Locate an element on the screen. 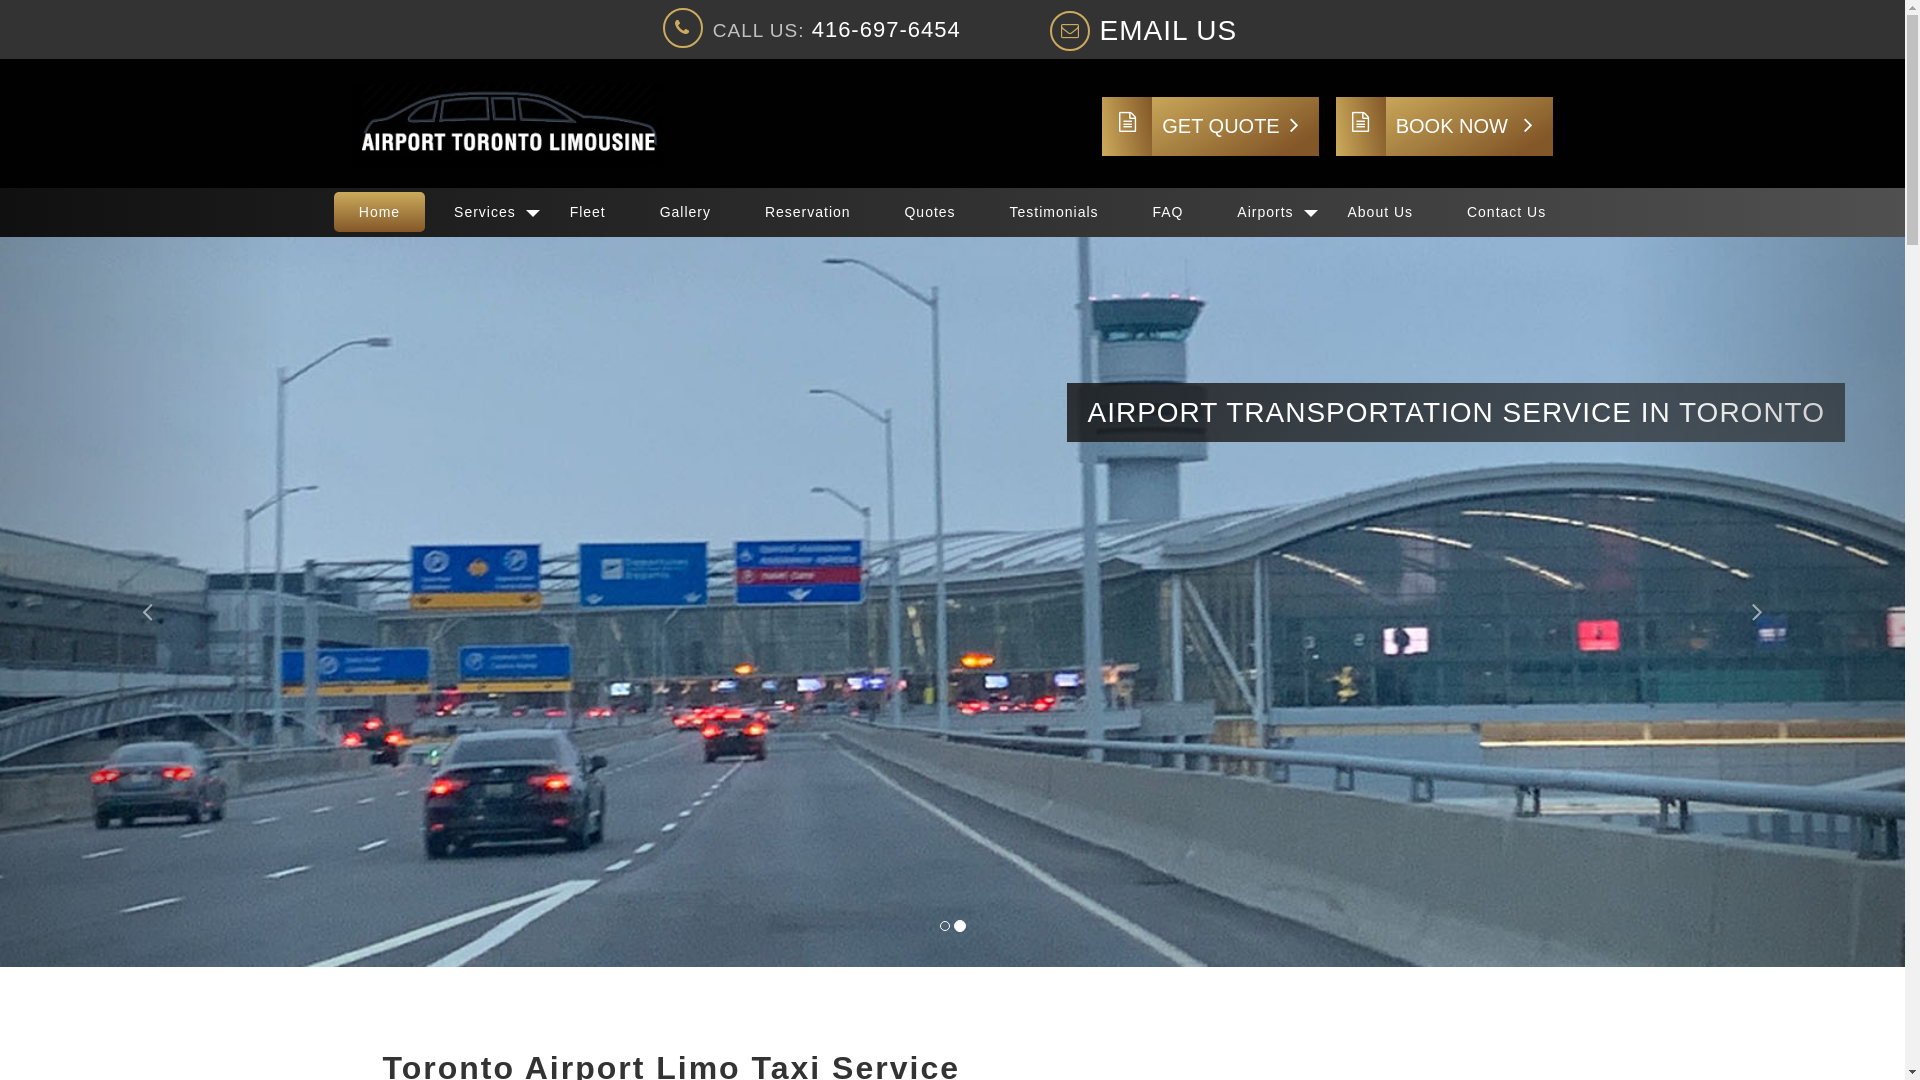  'GET QUOTE' is located at coordinates (1101, 126).